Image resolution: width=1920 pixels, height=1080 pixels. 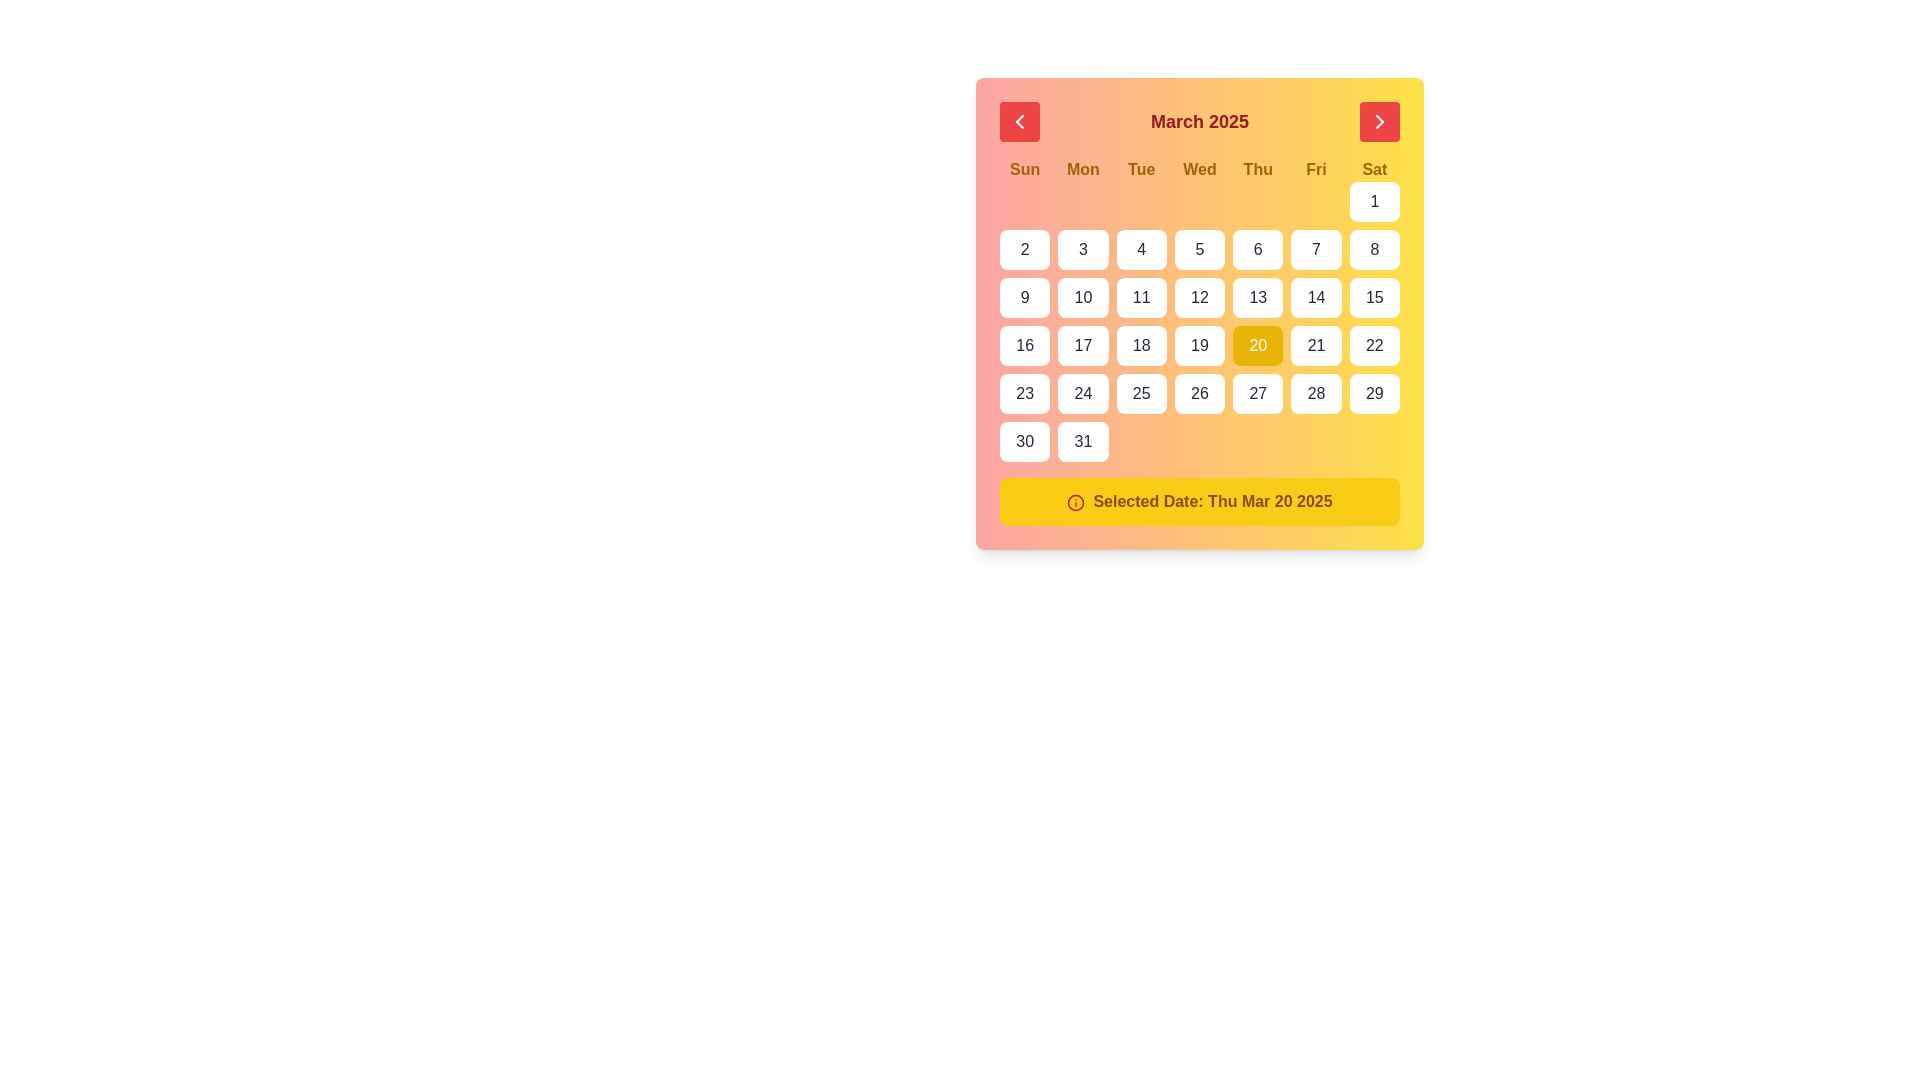 I want to click on the button representing the selectable date in the calendar located in the second row, seventh column of the grid, so click(x=1373, y=249).